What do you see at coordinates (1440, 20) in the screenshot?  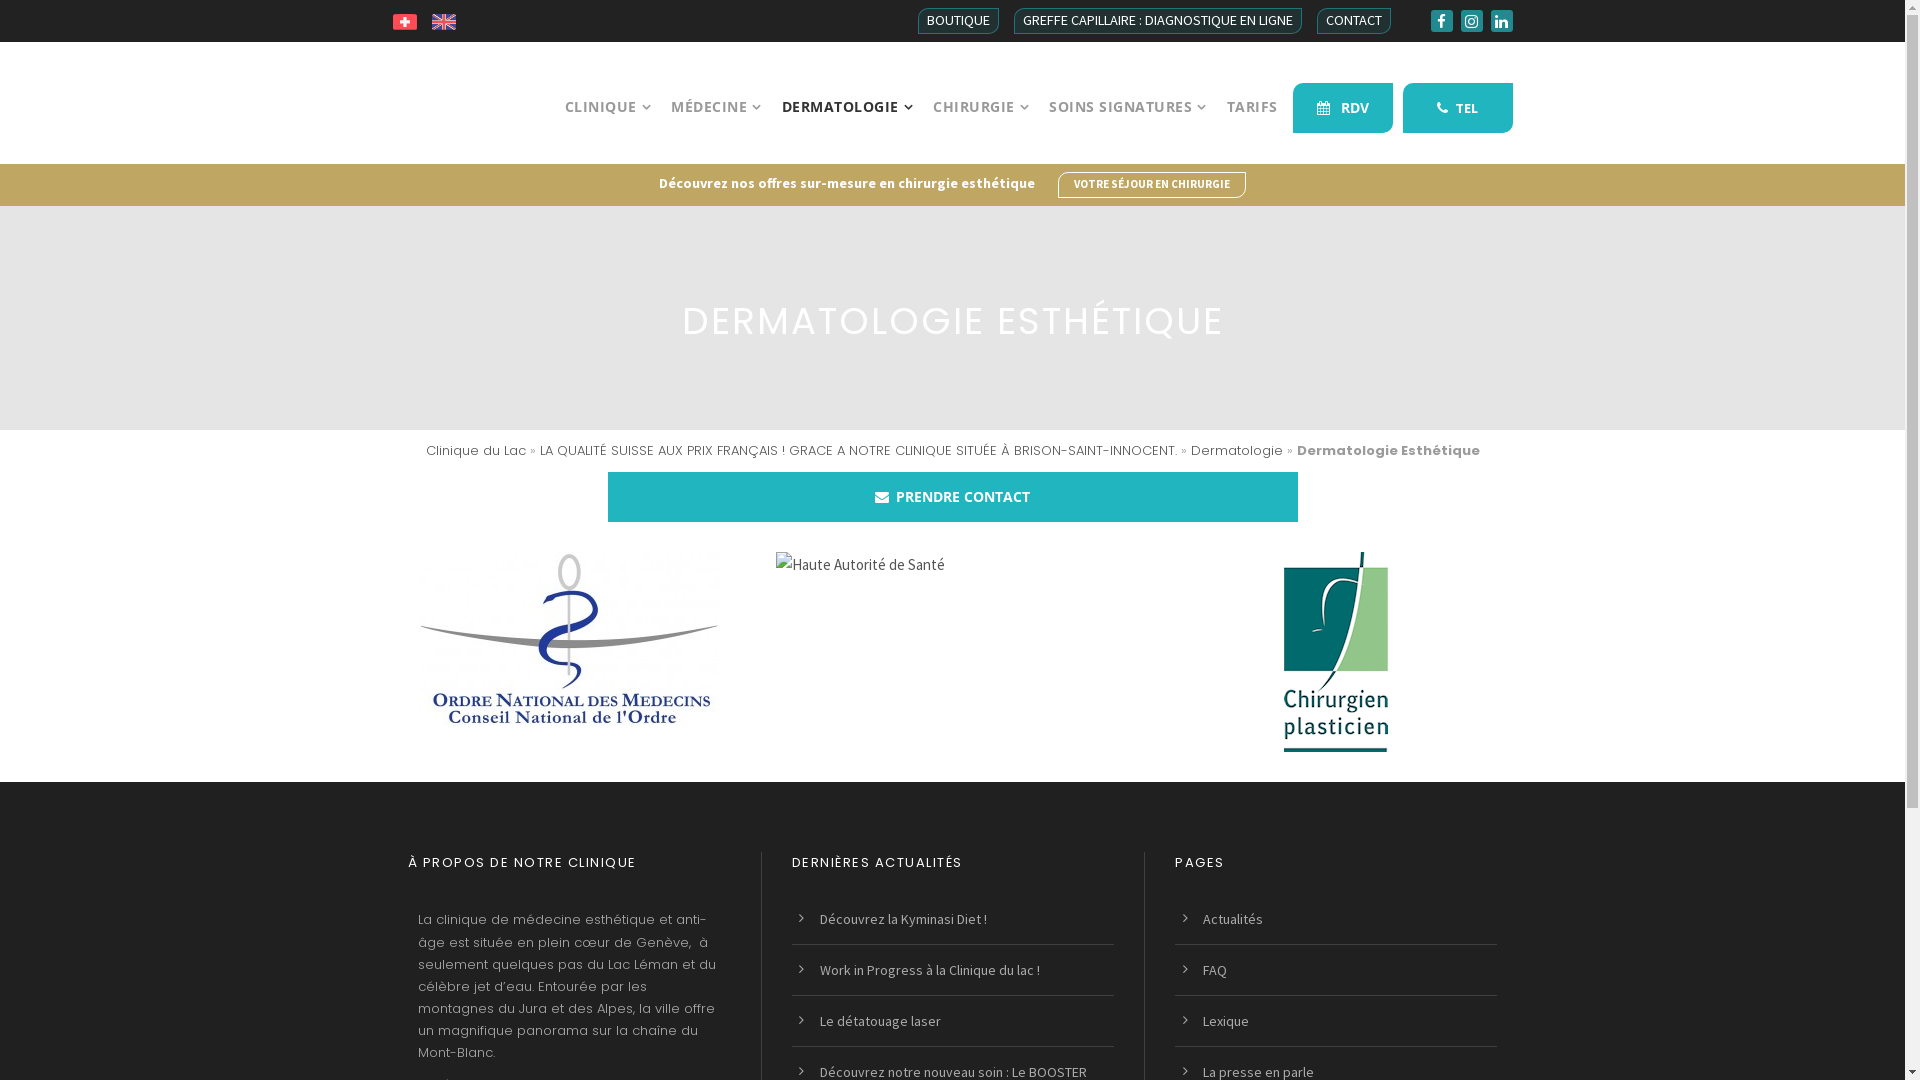 I see `'Facebook'` at bounding box center [1440, 20].